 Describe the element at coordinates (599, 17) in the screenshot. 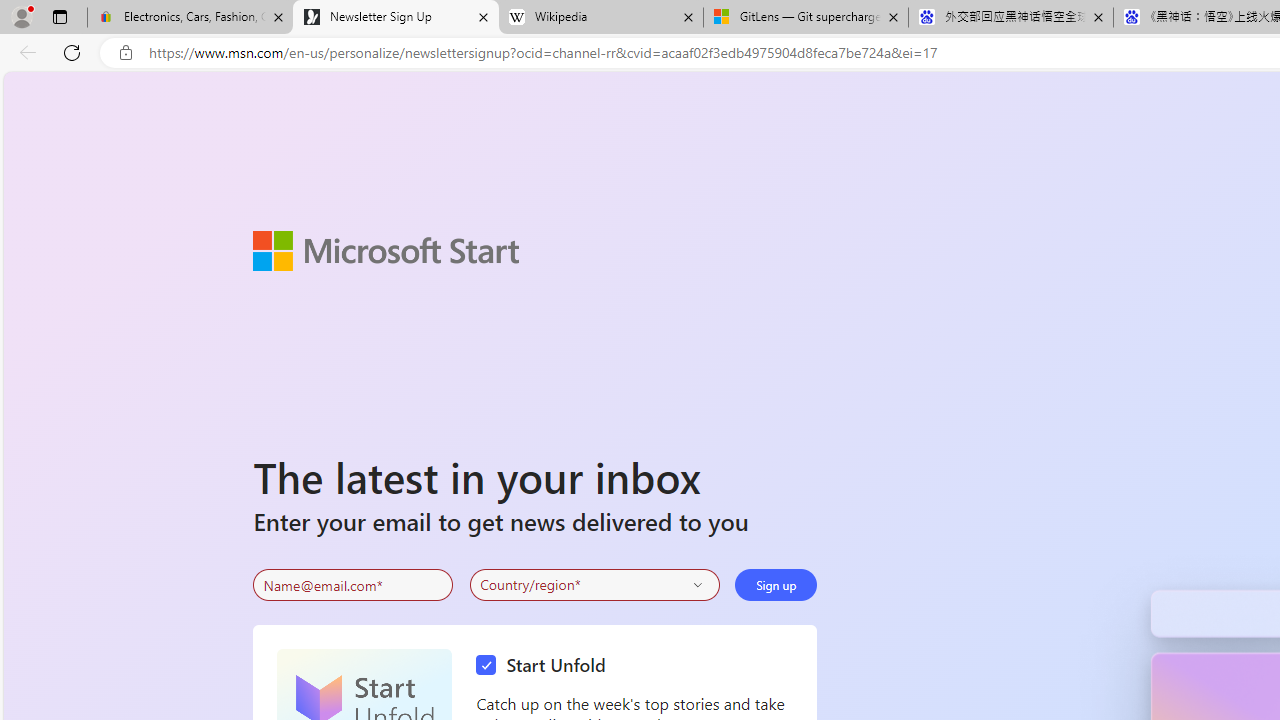

I see `'Wikipedia'` at that location.